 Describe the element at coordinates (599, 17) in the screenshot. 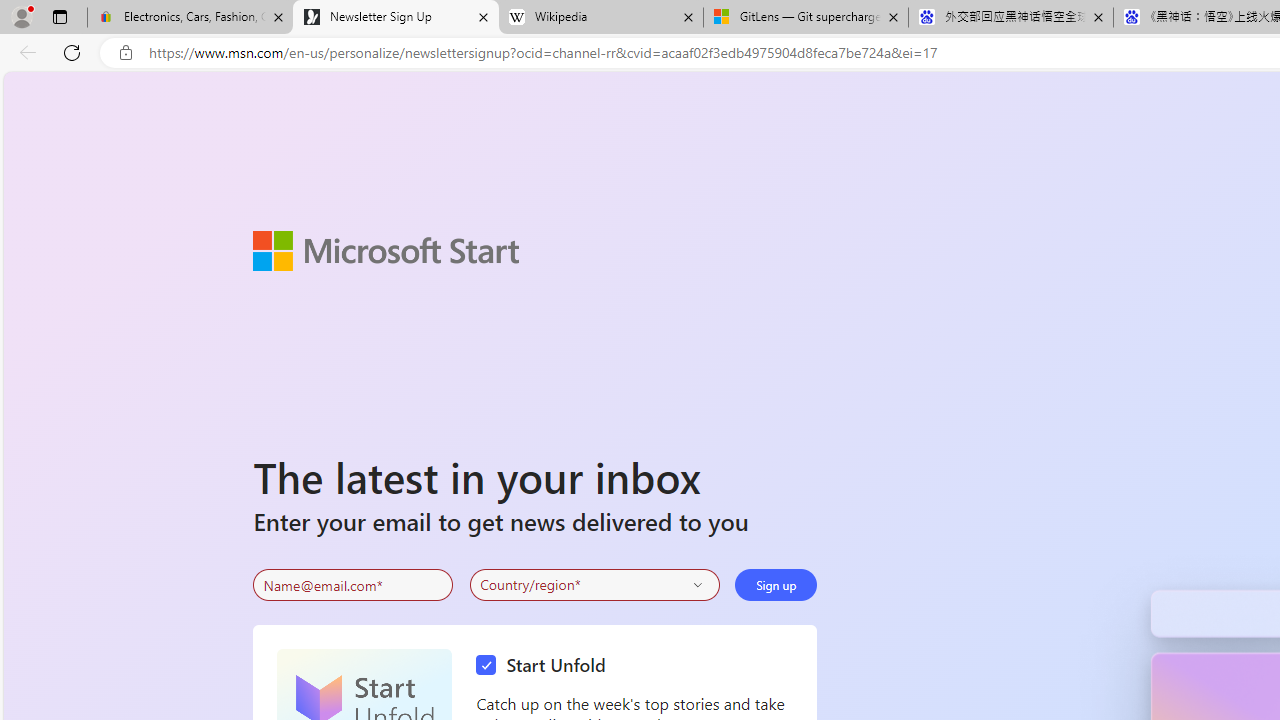

I see `'Wikipedia'` at that location.